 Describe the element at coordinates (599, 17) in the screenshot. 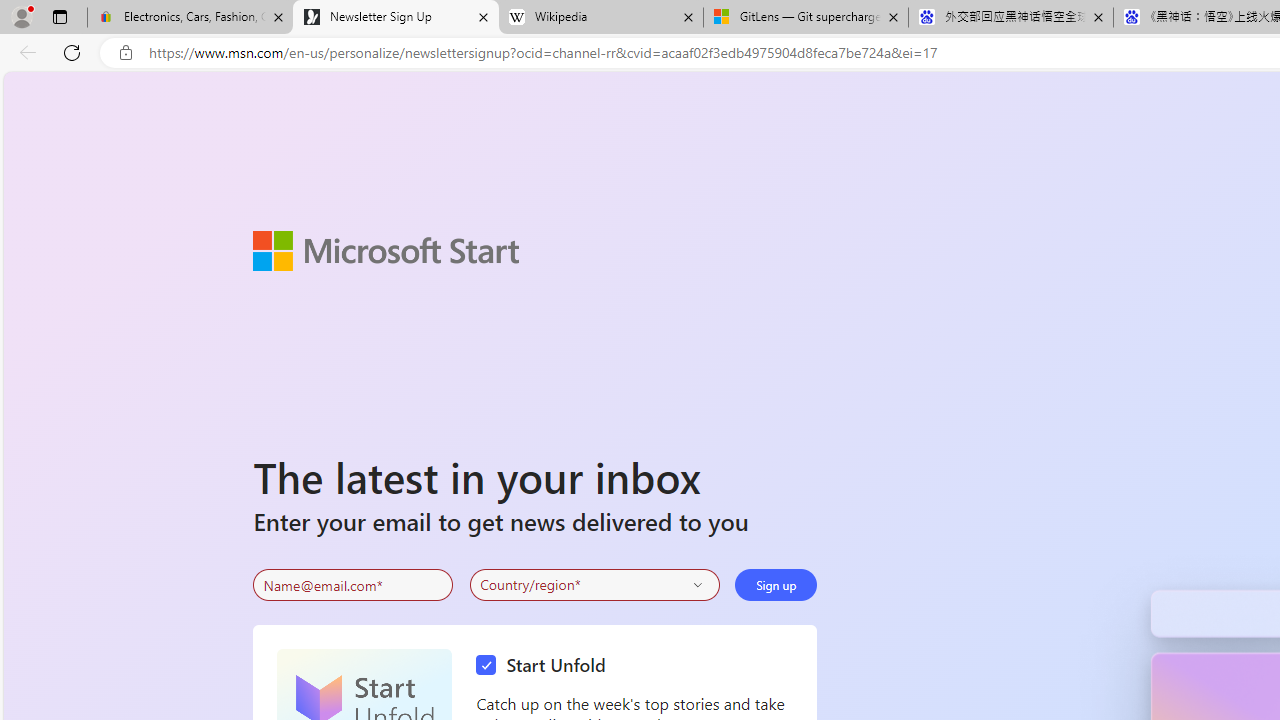

I see `'Wikipedia'` at that location.